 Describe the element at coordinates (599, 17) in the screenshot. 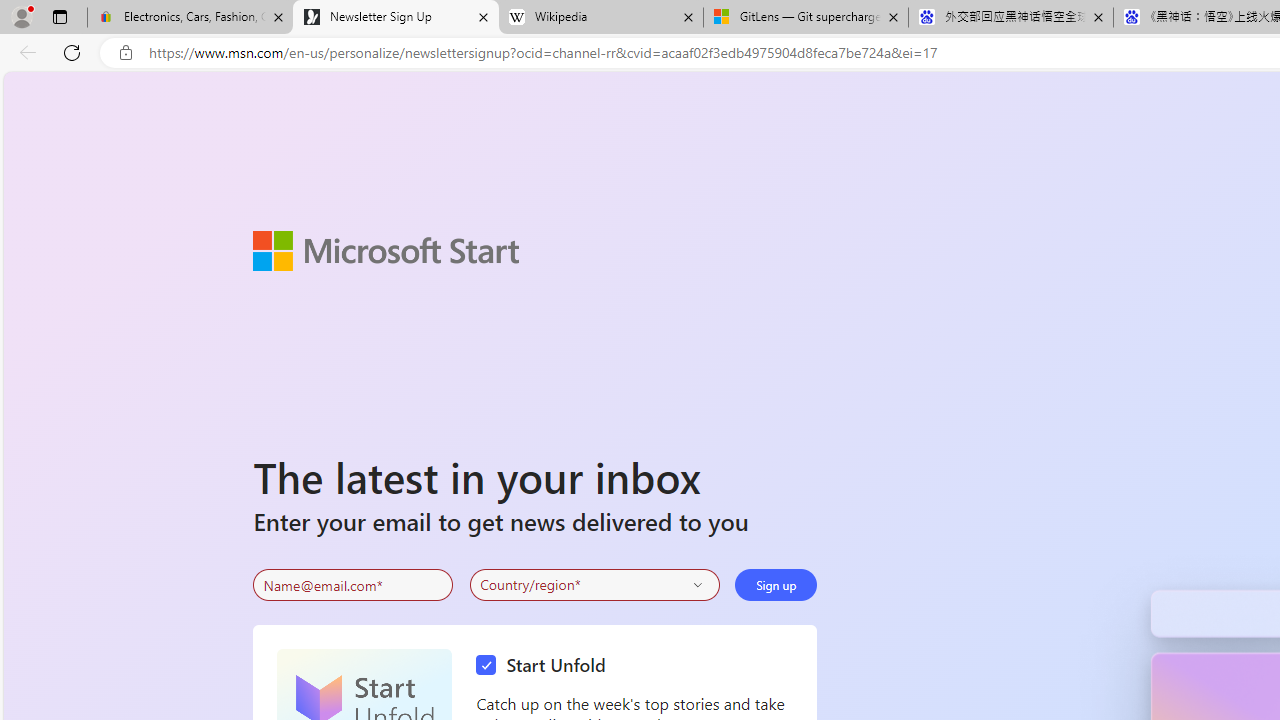

I see `'Wikipedia'` at that location.